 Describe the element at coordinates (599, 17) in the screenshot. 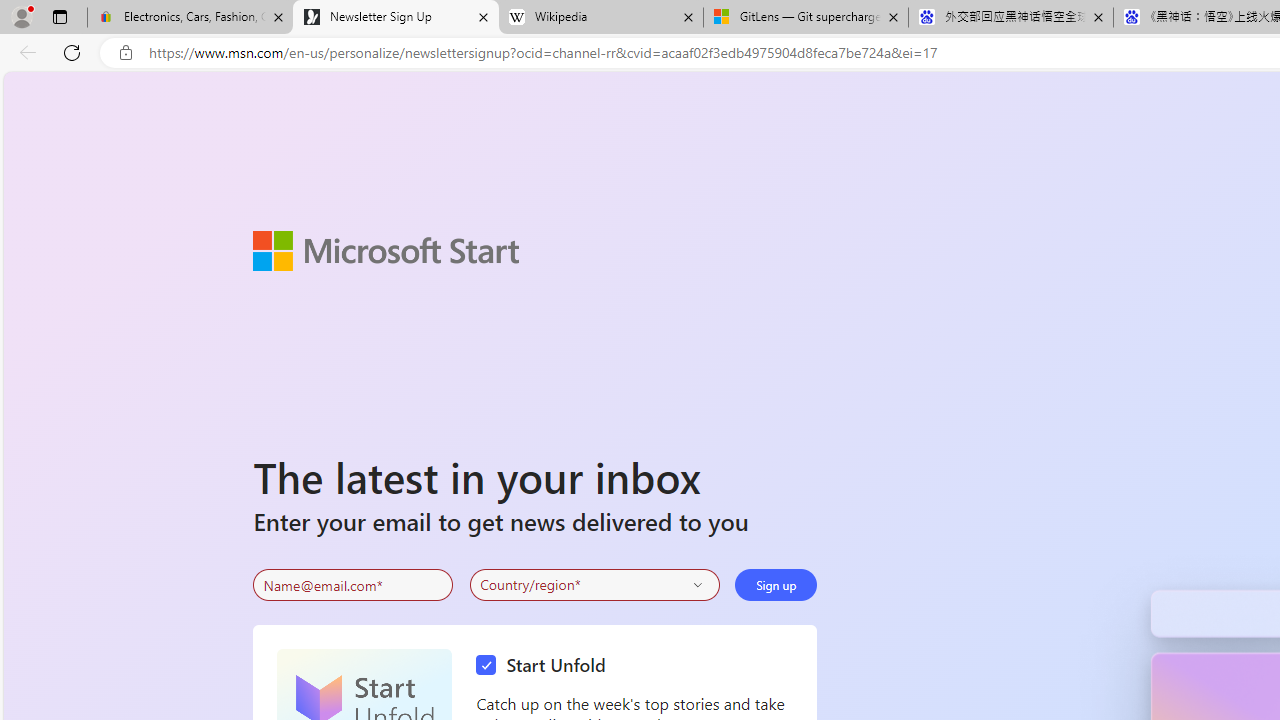

I see `'Wikipedia'` at that location.